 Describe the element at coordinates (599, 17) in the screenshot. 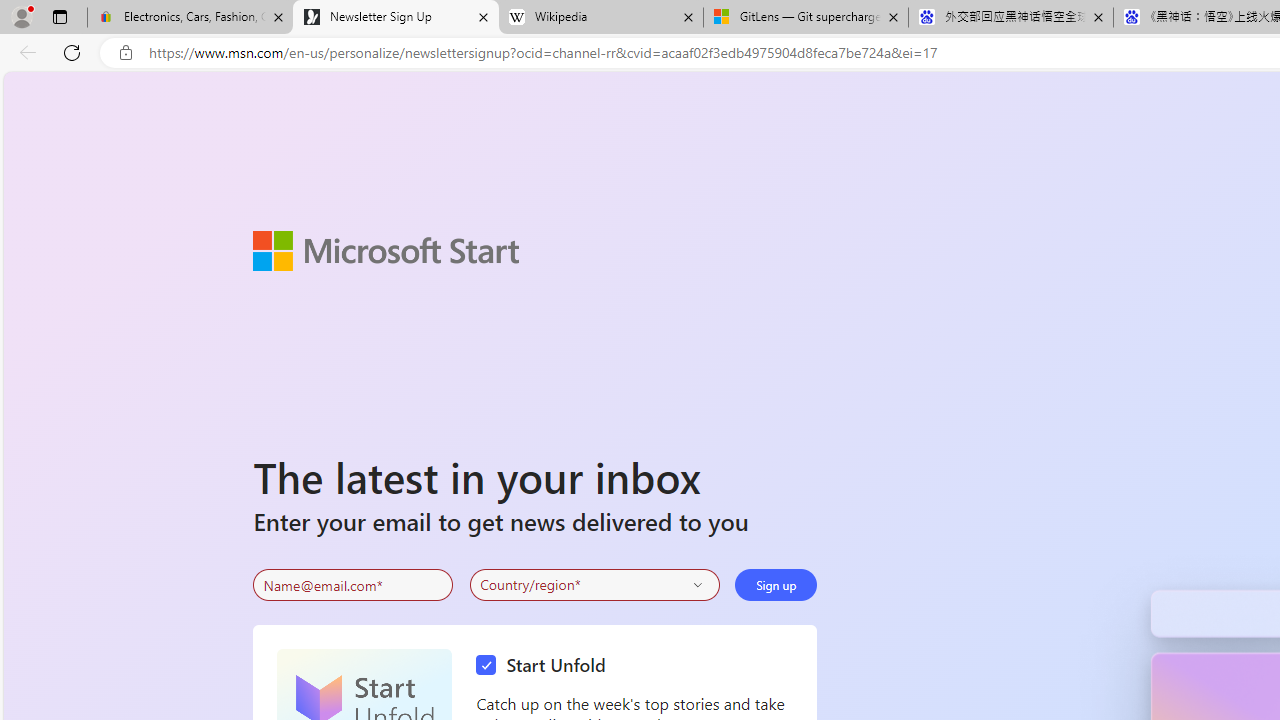

I see `'Wikipedia'` at that location.